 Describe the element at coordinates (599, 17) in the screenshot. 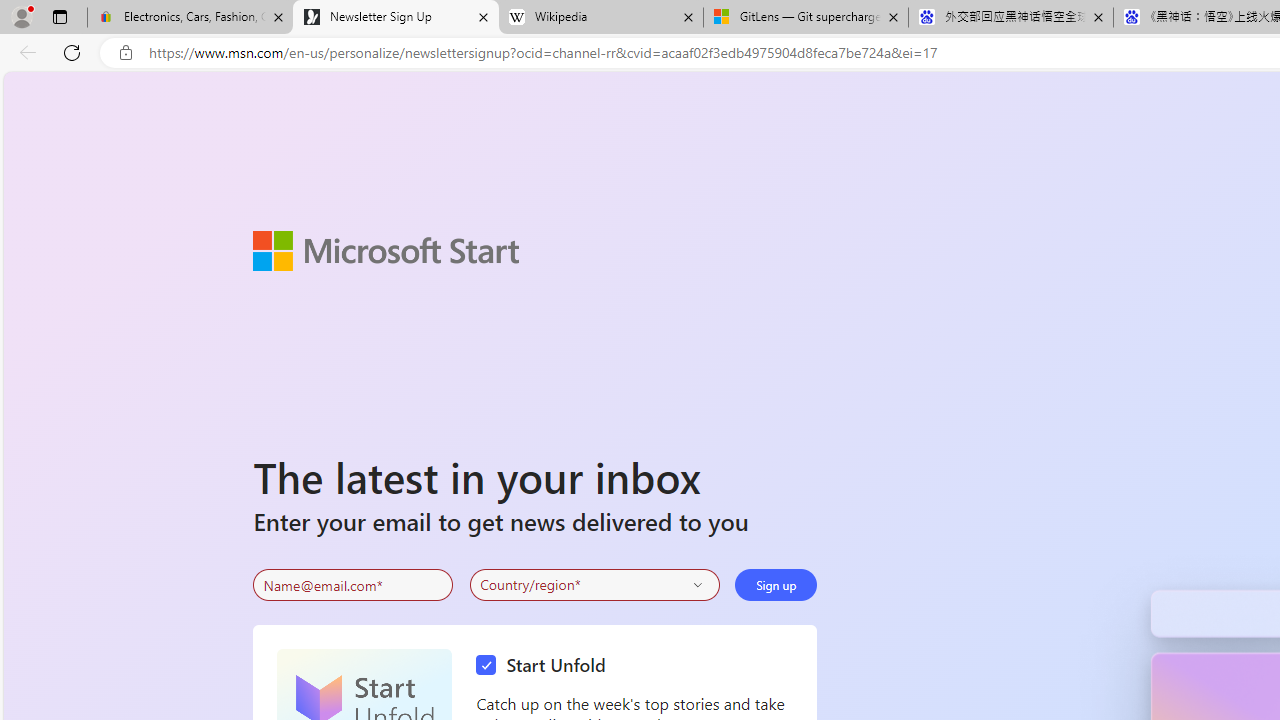

I see `'Wikipedia'` at that location.